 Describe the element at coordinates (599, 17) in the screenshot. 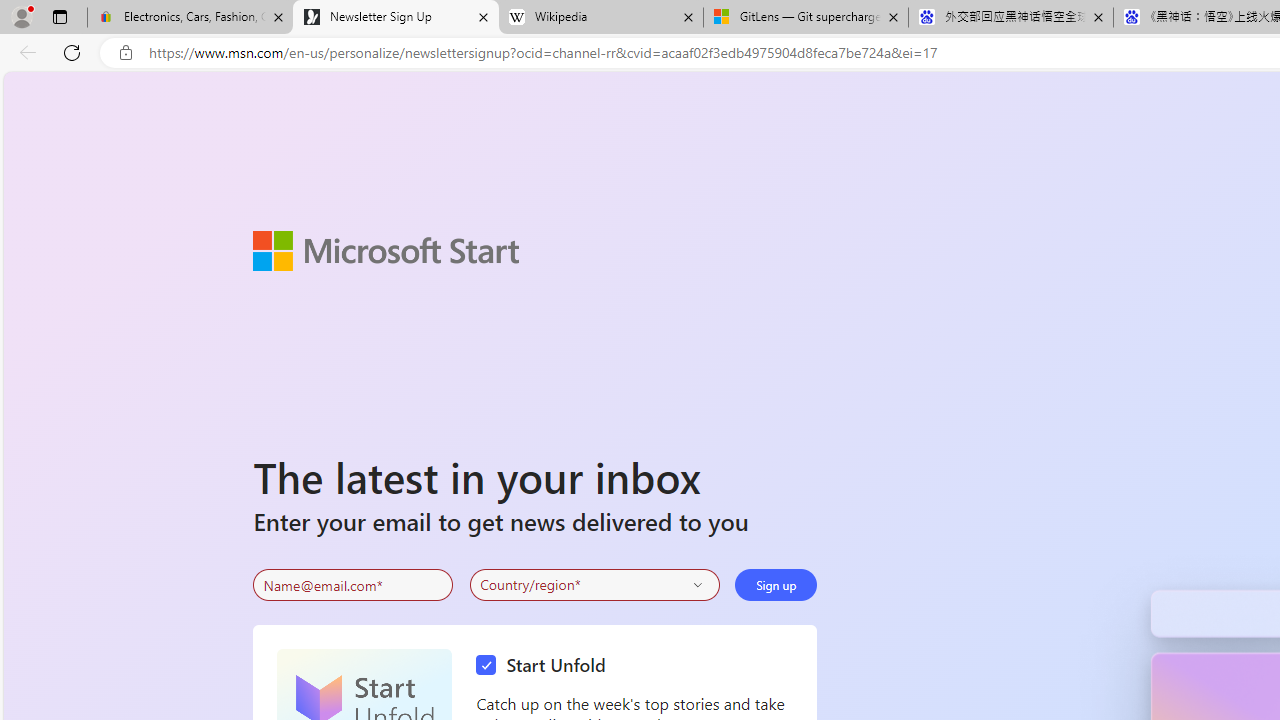

I see `'Wikipedia'` at that location.